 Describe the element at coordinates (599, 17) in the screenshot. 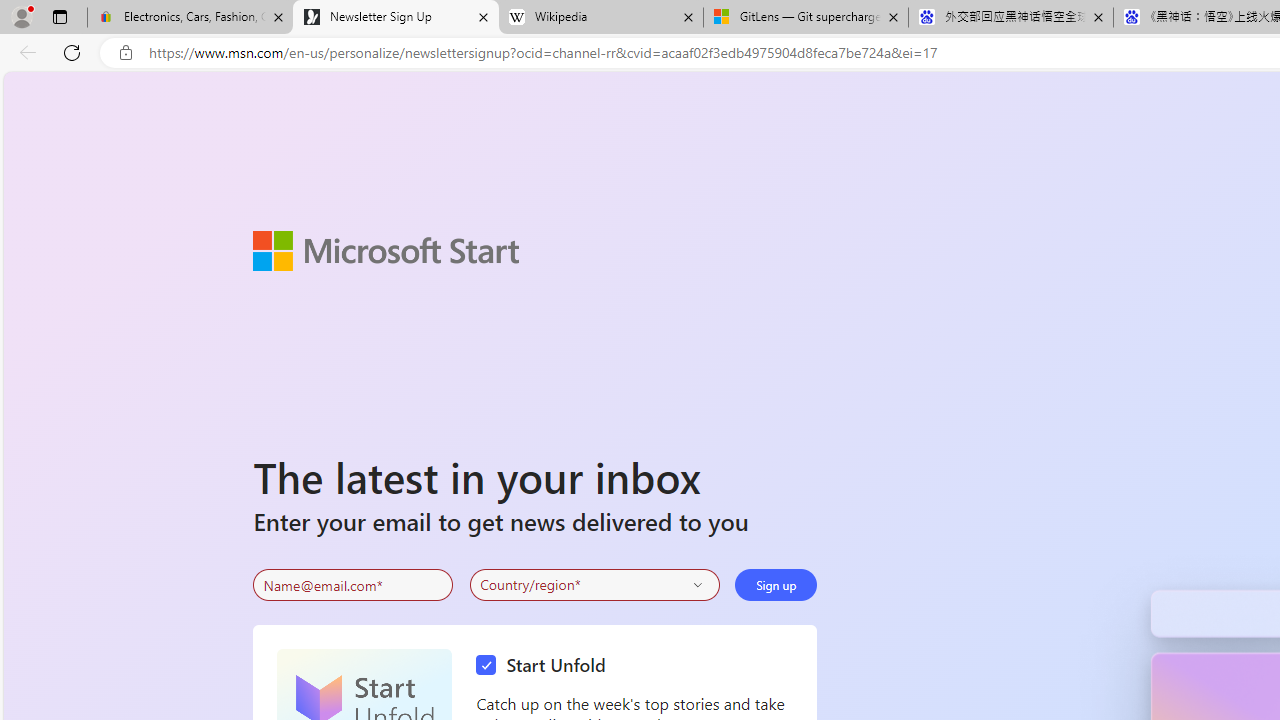

I see `'Wikipedia'` at that location.